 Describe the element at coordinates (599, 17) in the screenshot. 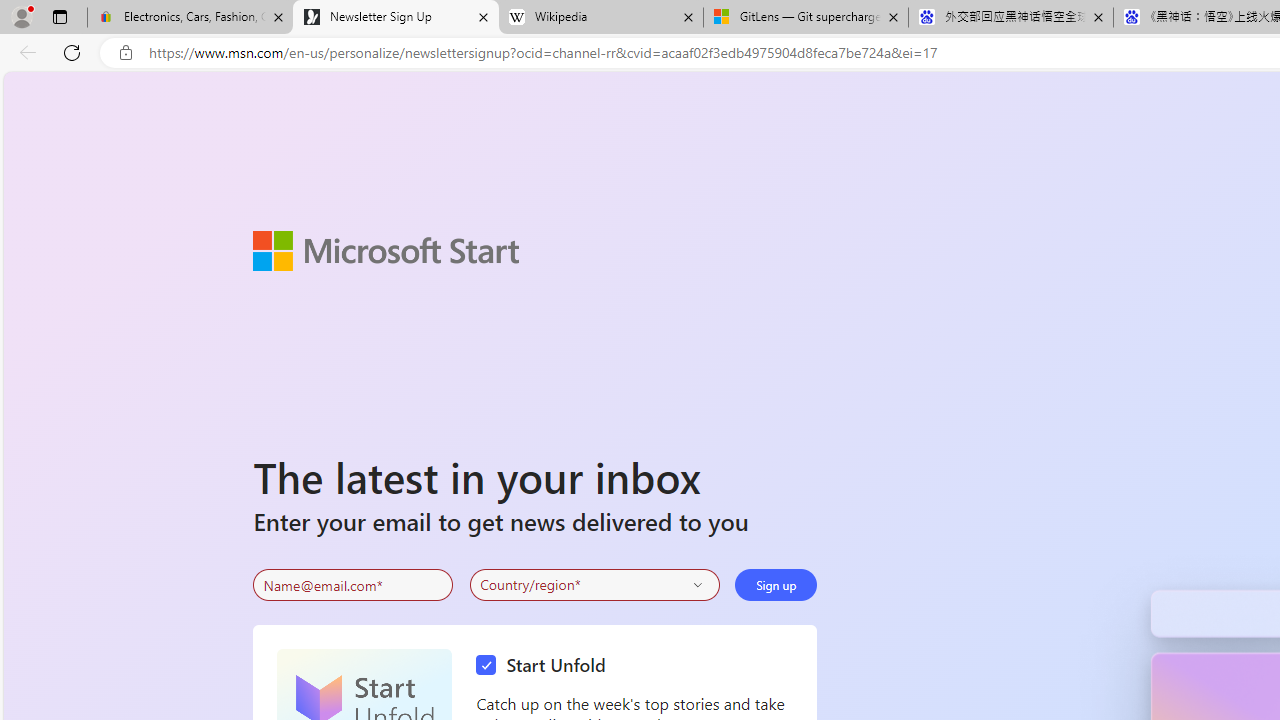

I see `'Wikipedia'` at that location.